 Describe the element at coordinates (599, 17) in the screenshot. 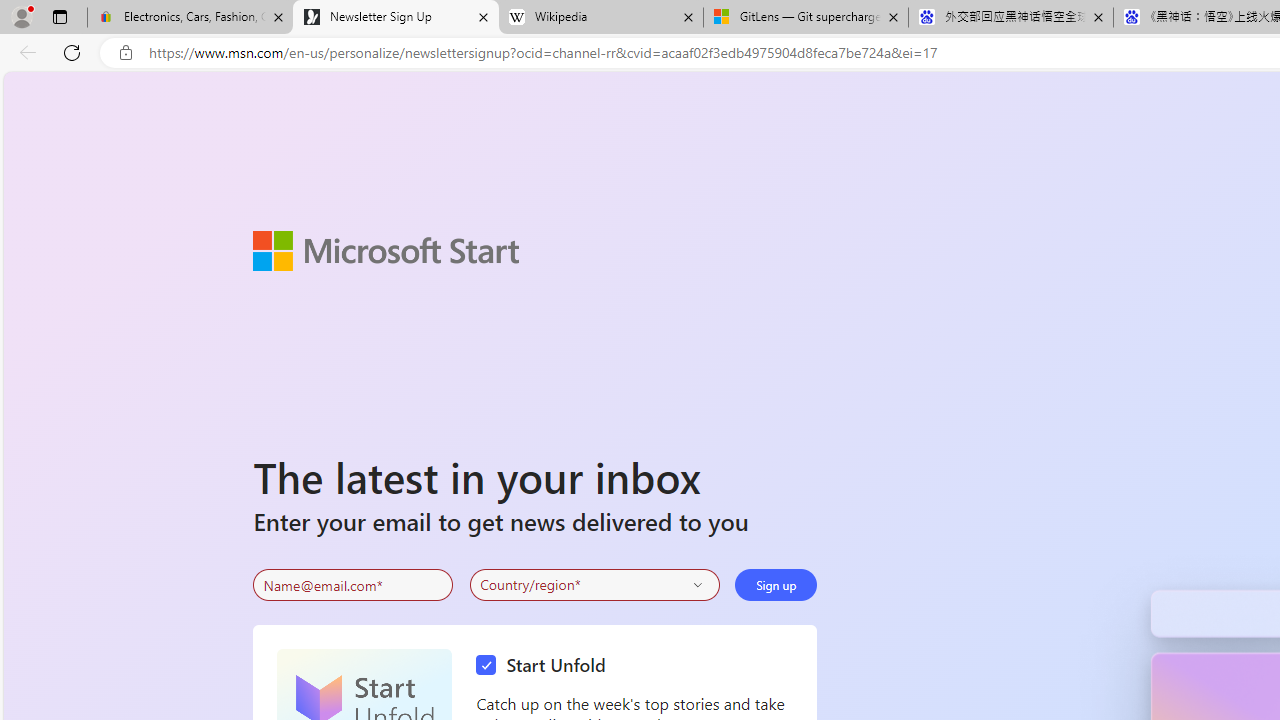

I see `'Wikipedia'` at that location.